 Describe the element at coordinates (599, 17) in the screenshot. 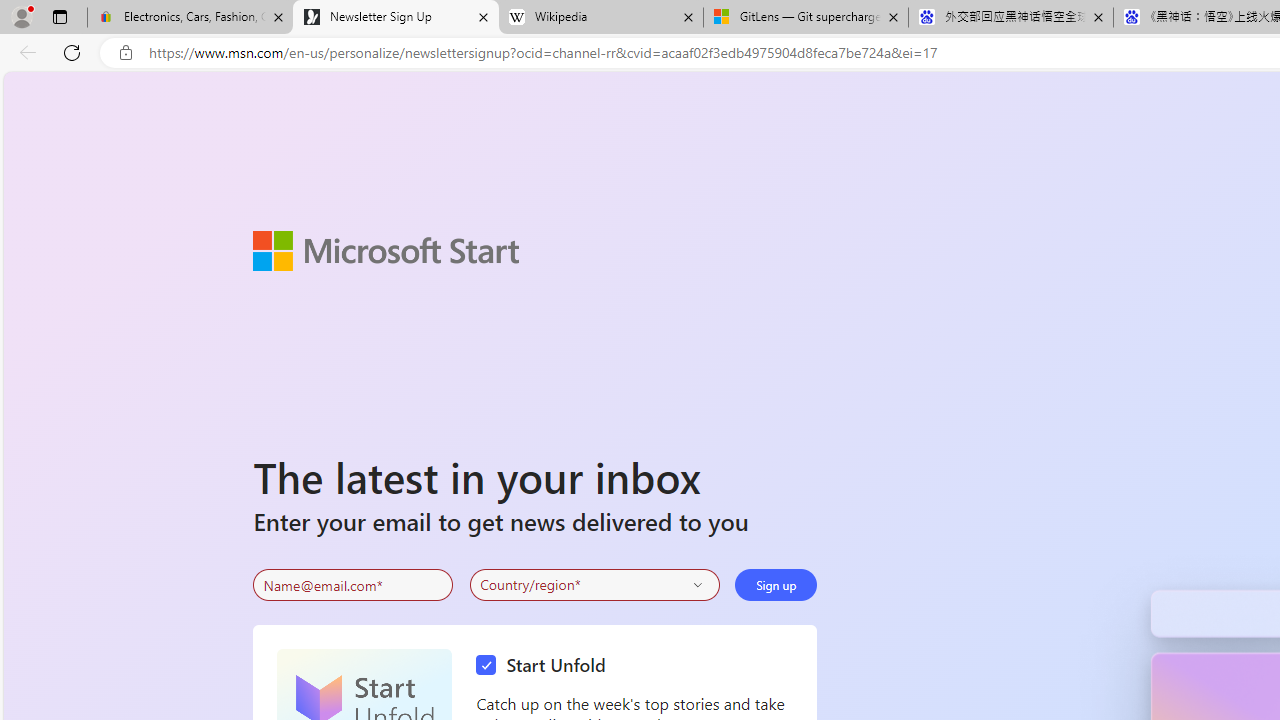

I see `'Wikipedia'` at that location.